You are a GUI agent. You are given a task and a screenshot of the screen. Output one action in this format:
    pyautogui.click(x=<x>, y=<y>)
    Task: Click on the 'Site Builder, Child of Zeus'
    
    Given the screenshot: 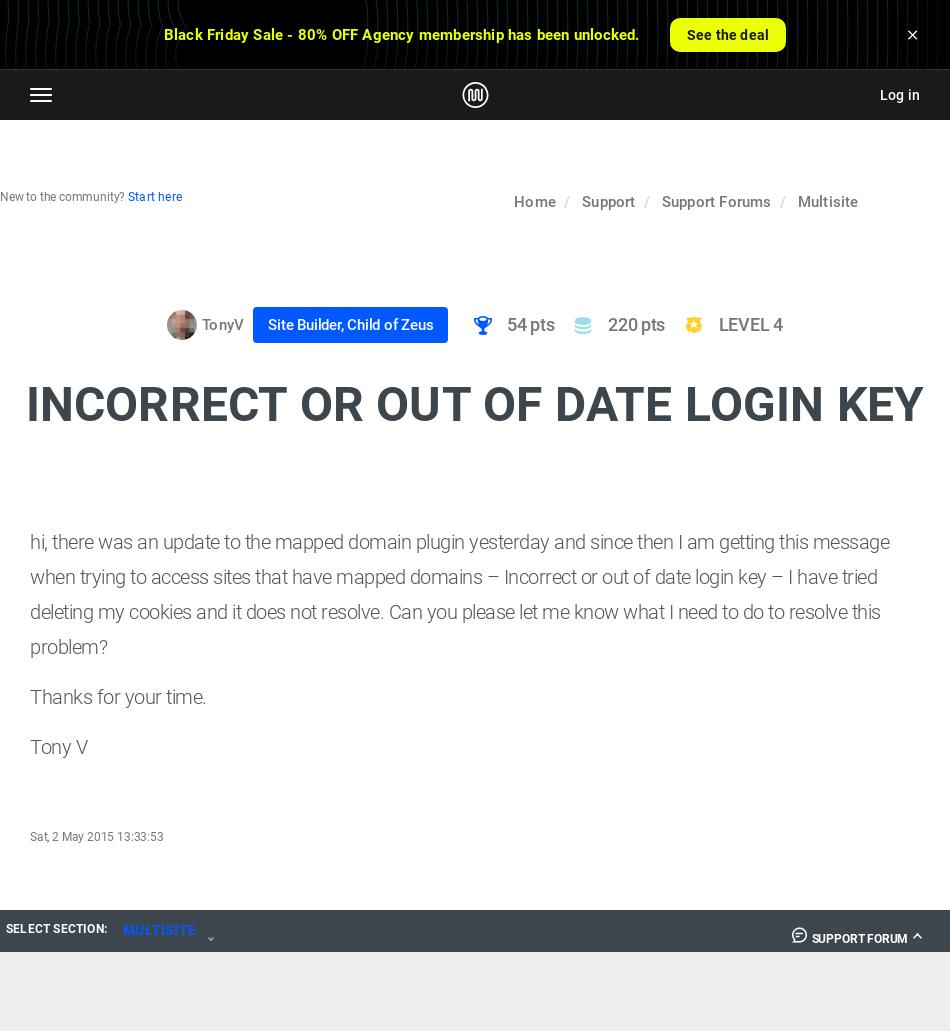 What is the action you would take?
    pyautogui.click(x=349, y=323)
    